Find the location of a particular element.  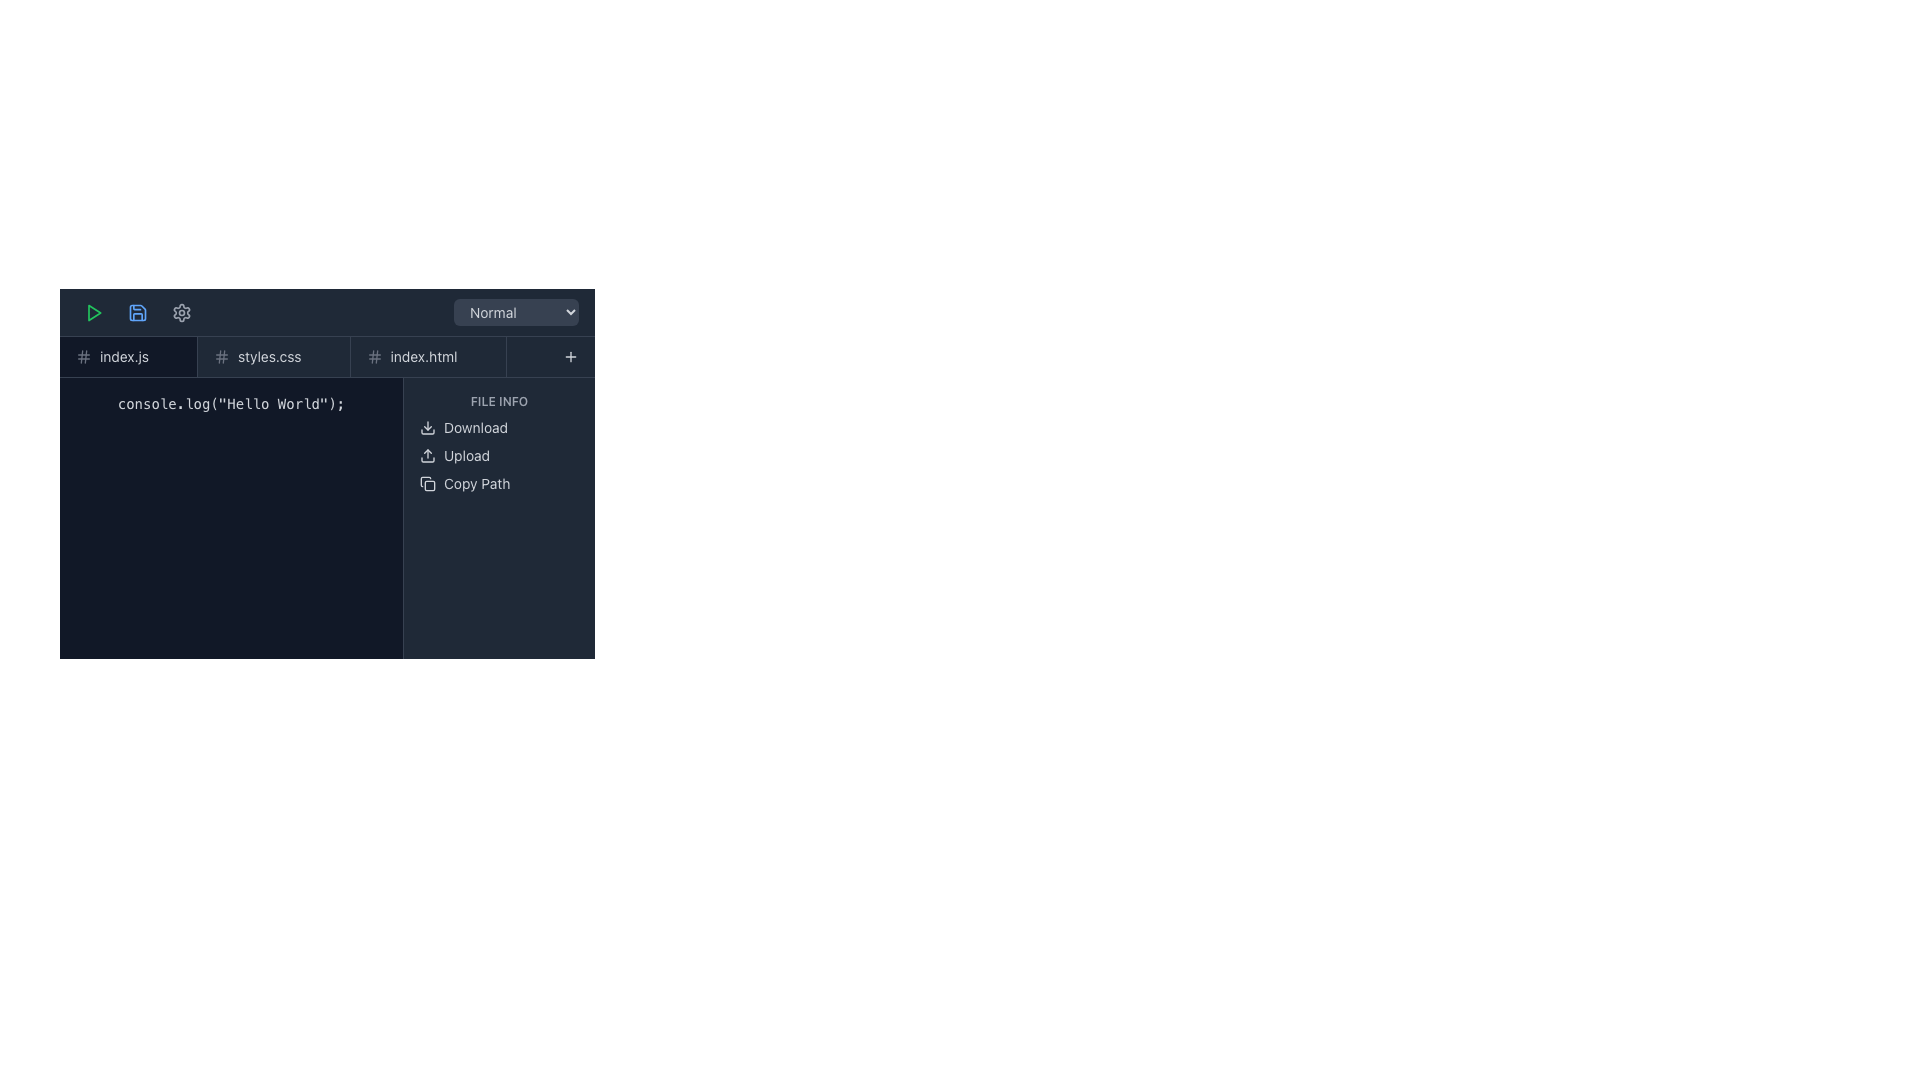

the download icon located to the left of the 'Download' text label in the 'FILE INFO' section is located at coordinates (426, 427).